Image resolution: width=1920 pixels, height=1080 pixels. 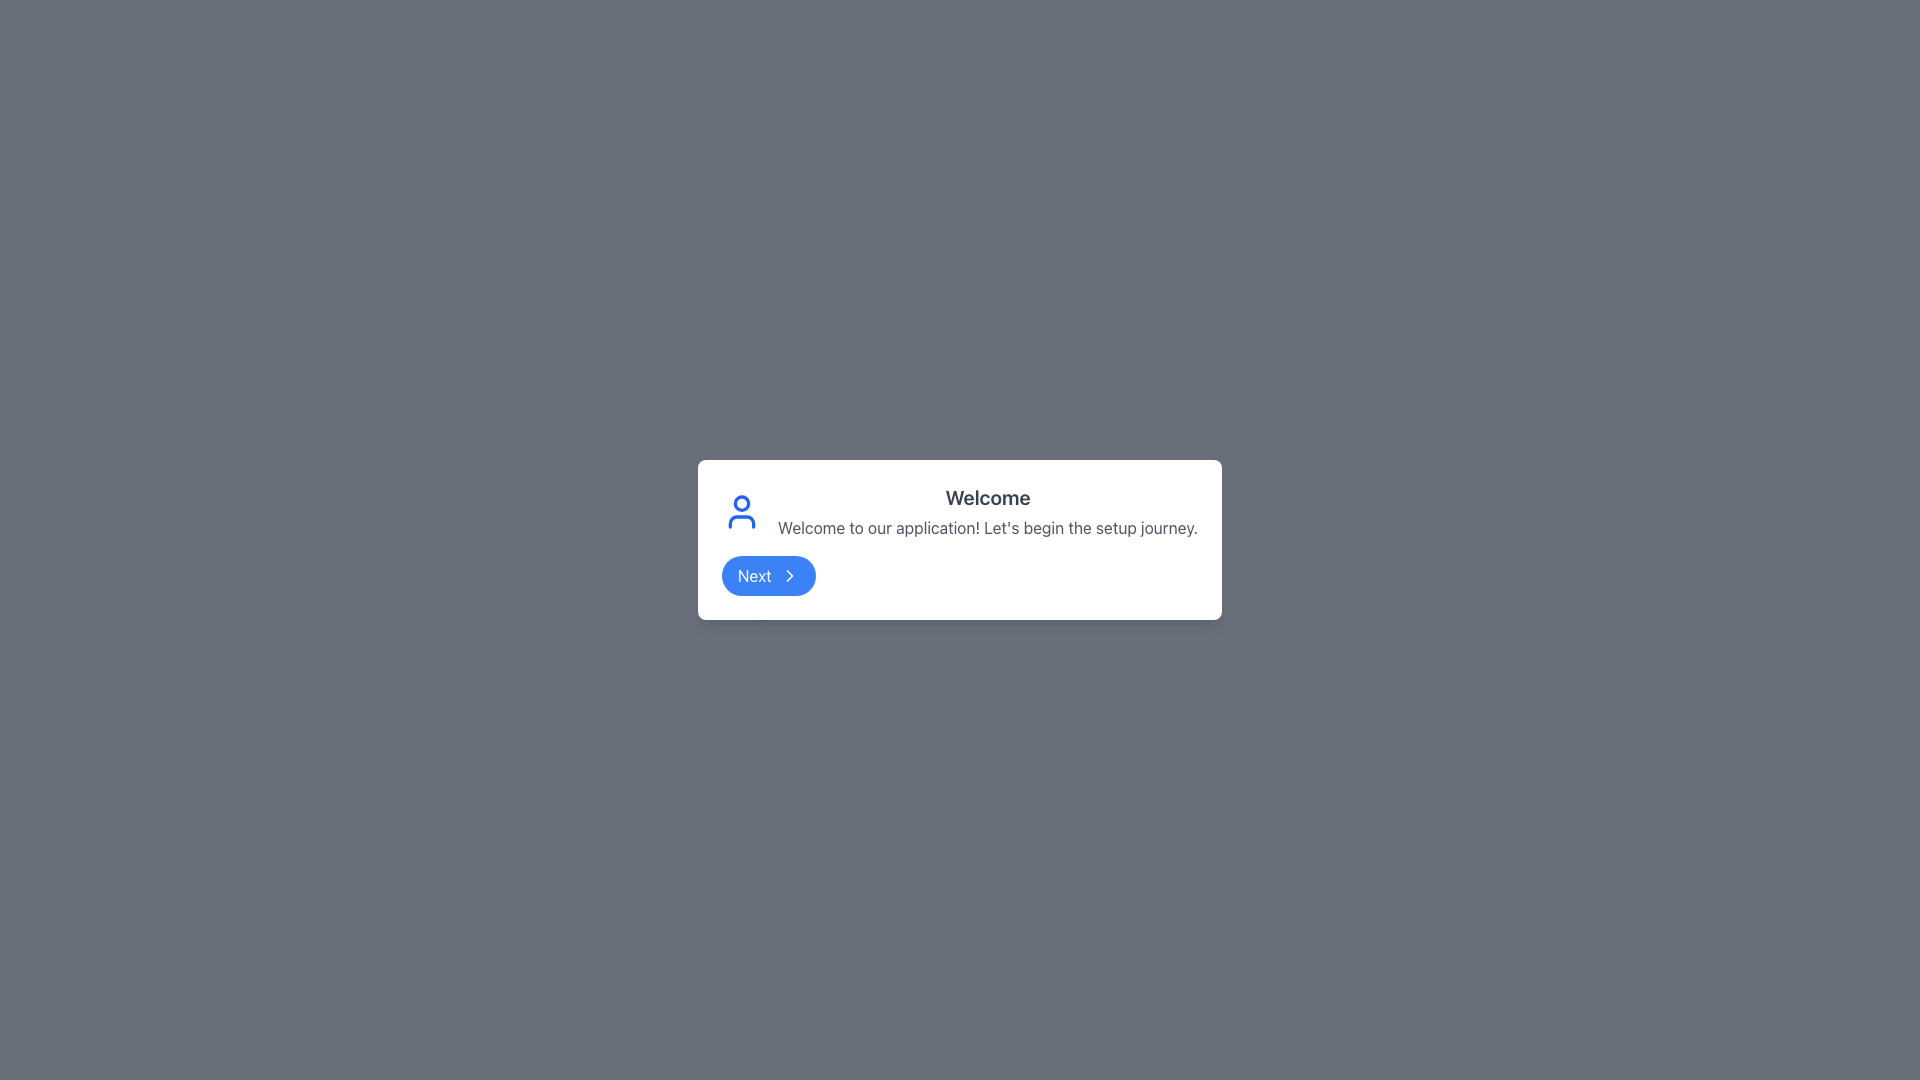 I want to click on the descriptive text with icon that includes a user icon and the text 'Welcome' and 'Welcome to our application! Let's begin the setup journey.', so click(x=960, y=511).